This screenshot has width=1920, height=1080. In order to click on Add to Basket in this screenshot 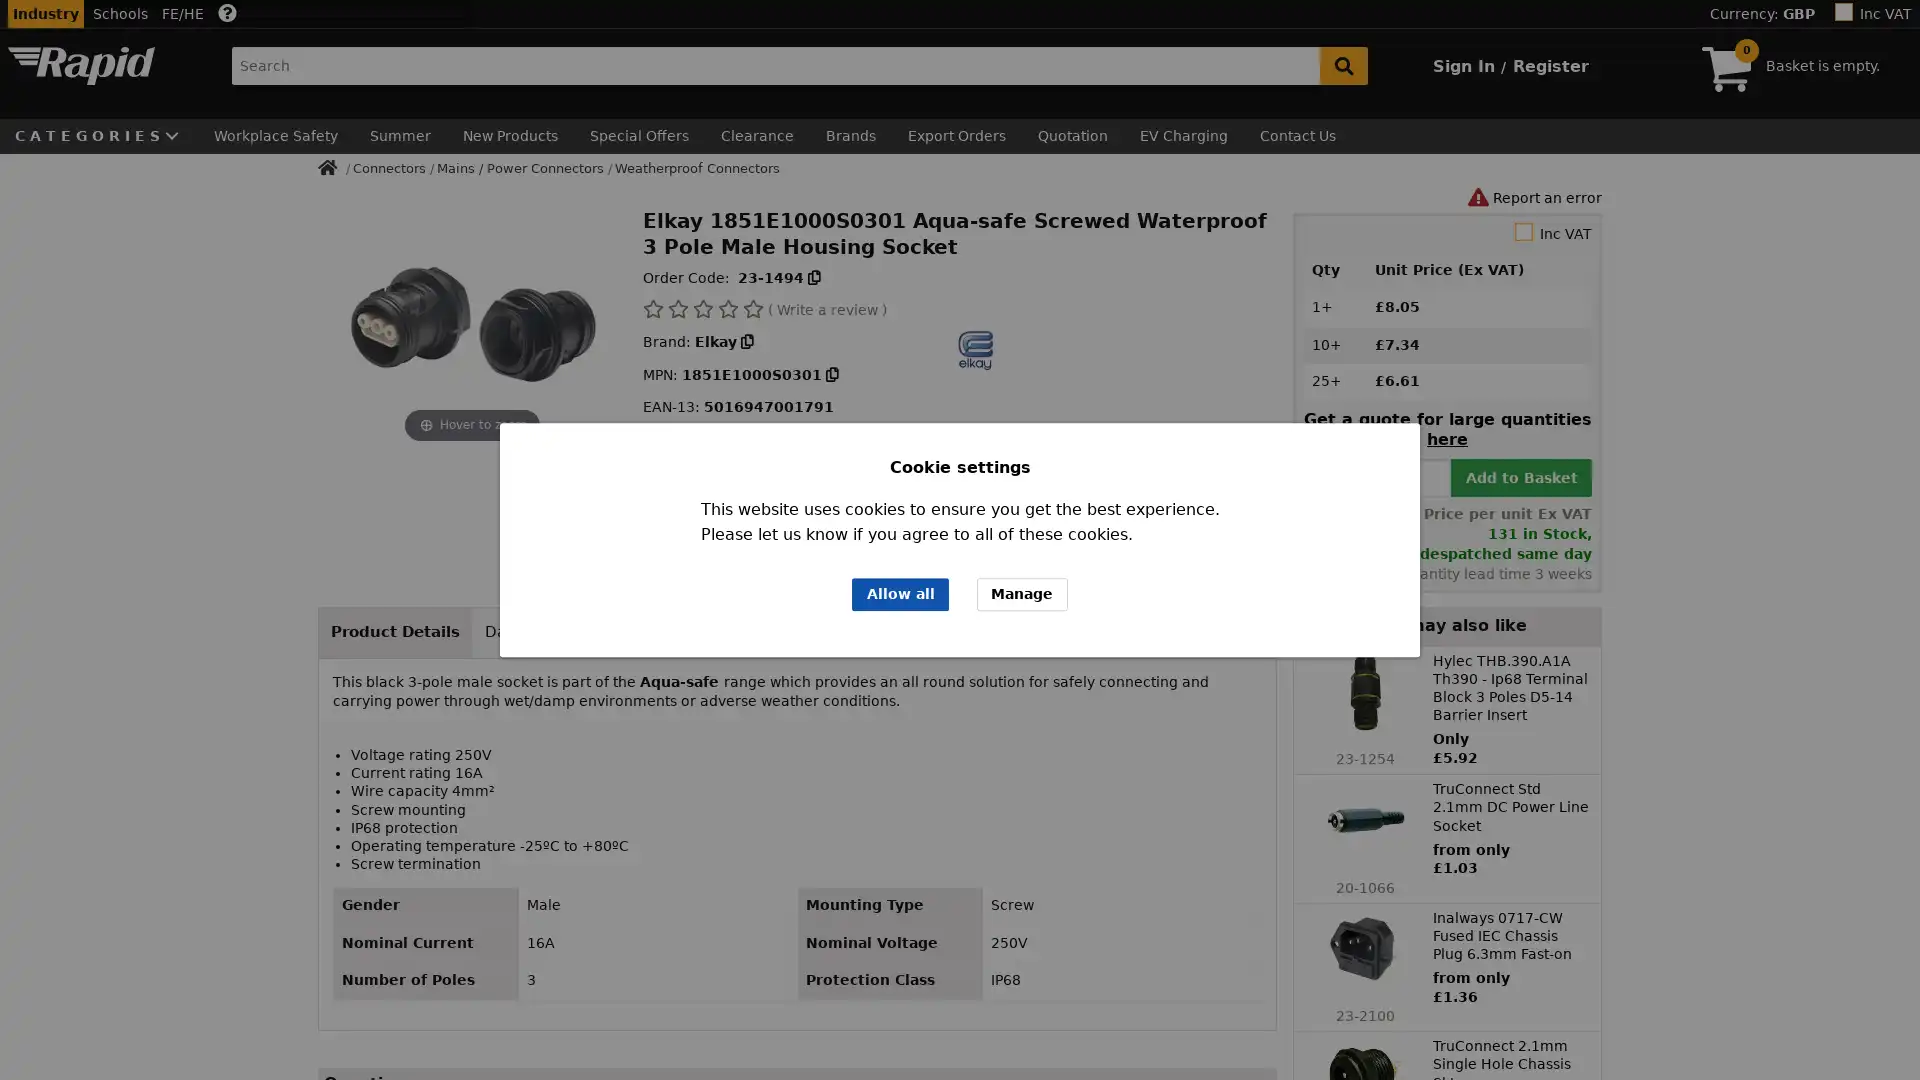, I will do `click(1520, 477)`.